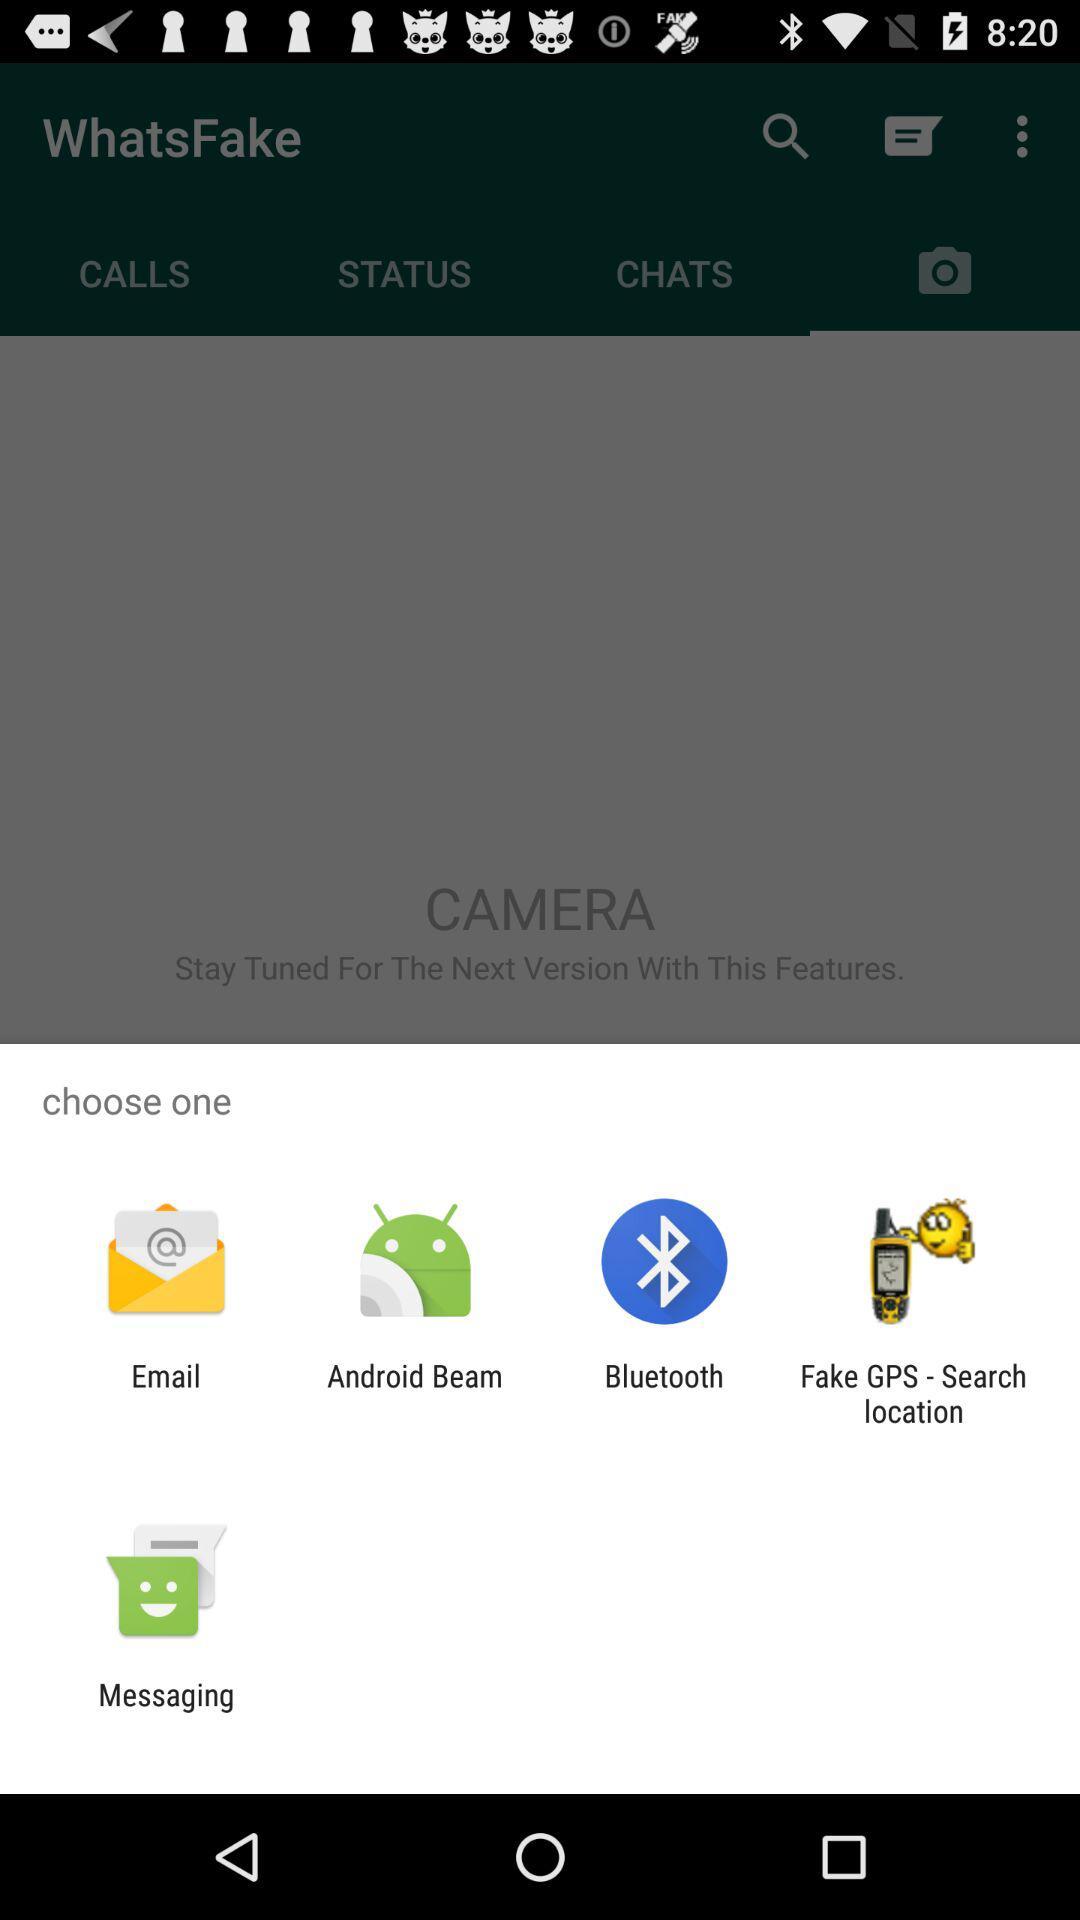 The height and width of the screenshot is (1920, 1080). What do you see at coordinates (664, 1392) in the screenshot?
I see `app next to the fake gps search` at bounding box center [664, 1392].